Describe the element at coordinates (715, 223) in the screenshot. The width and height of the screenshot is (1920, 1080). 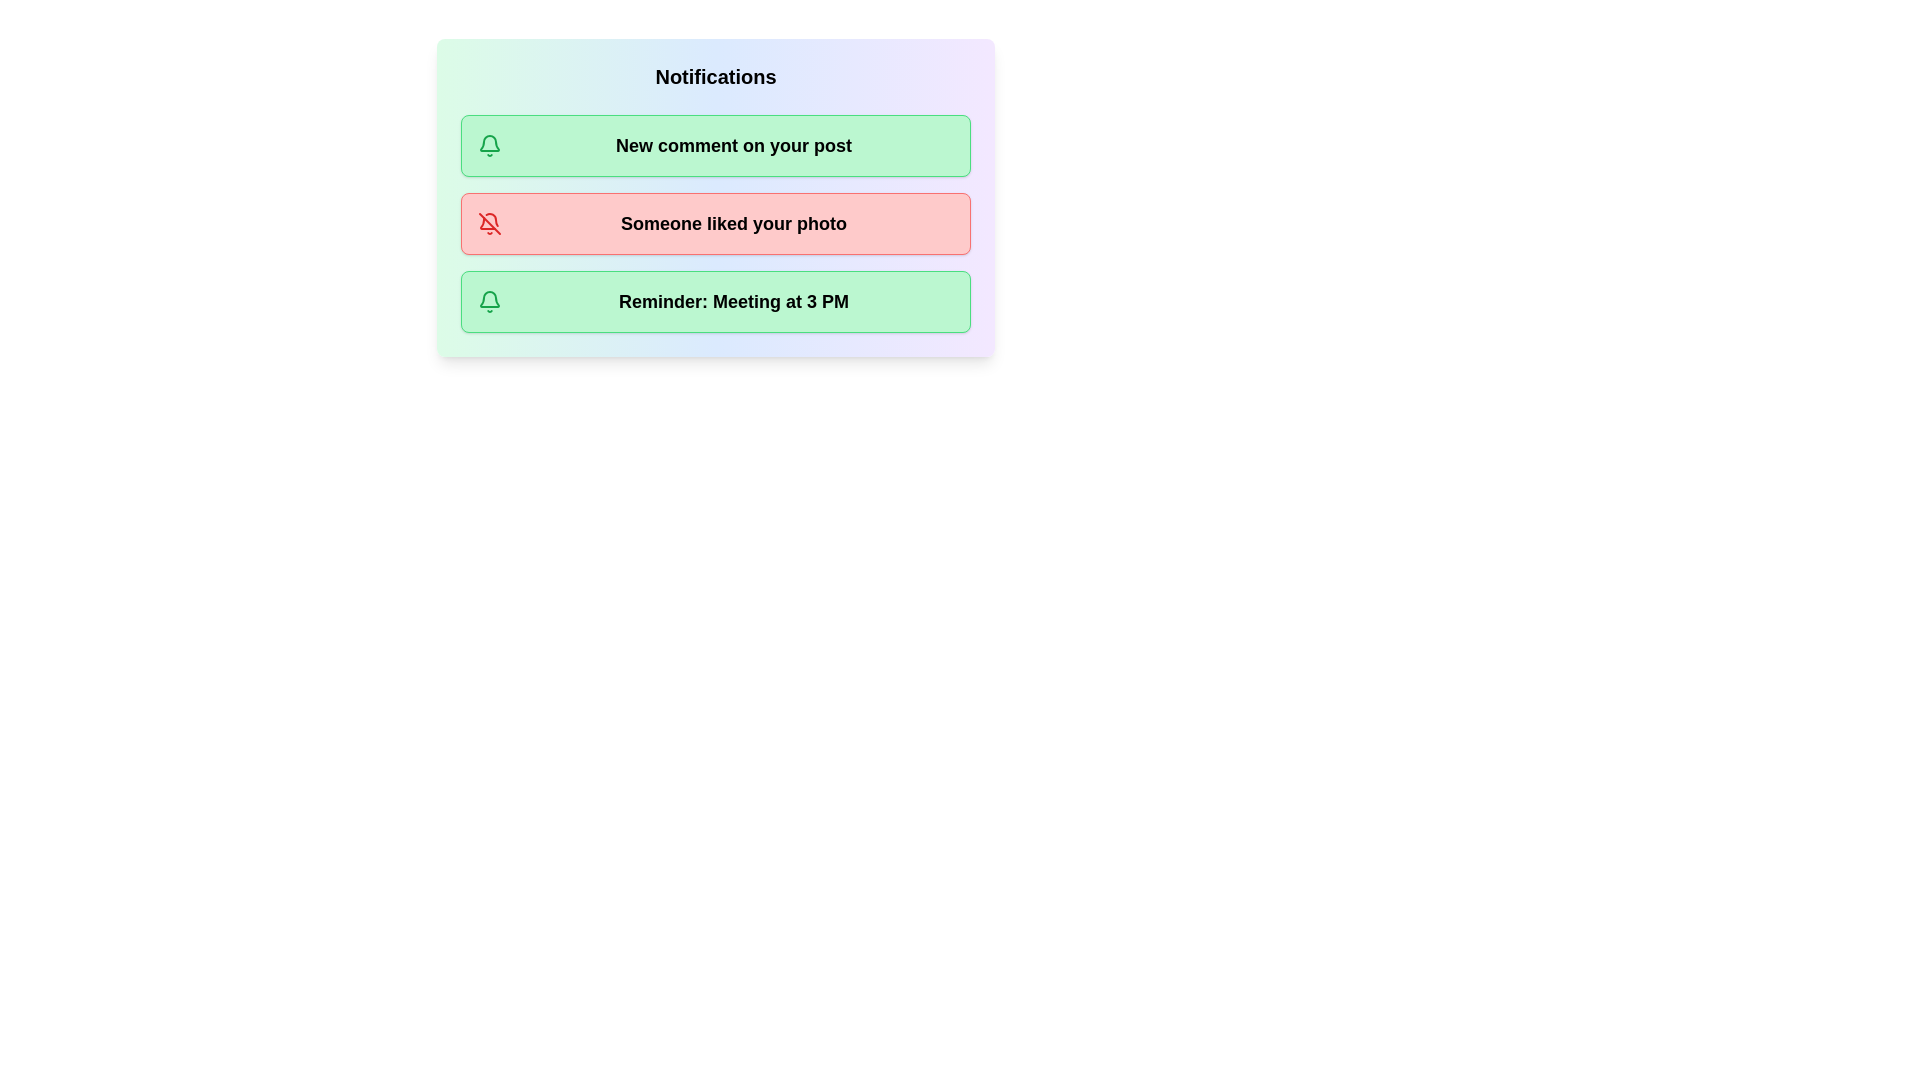
I see `the notification chip corresponding to Someone liked your photo` at that location.